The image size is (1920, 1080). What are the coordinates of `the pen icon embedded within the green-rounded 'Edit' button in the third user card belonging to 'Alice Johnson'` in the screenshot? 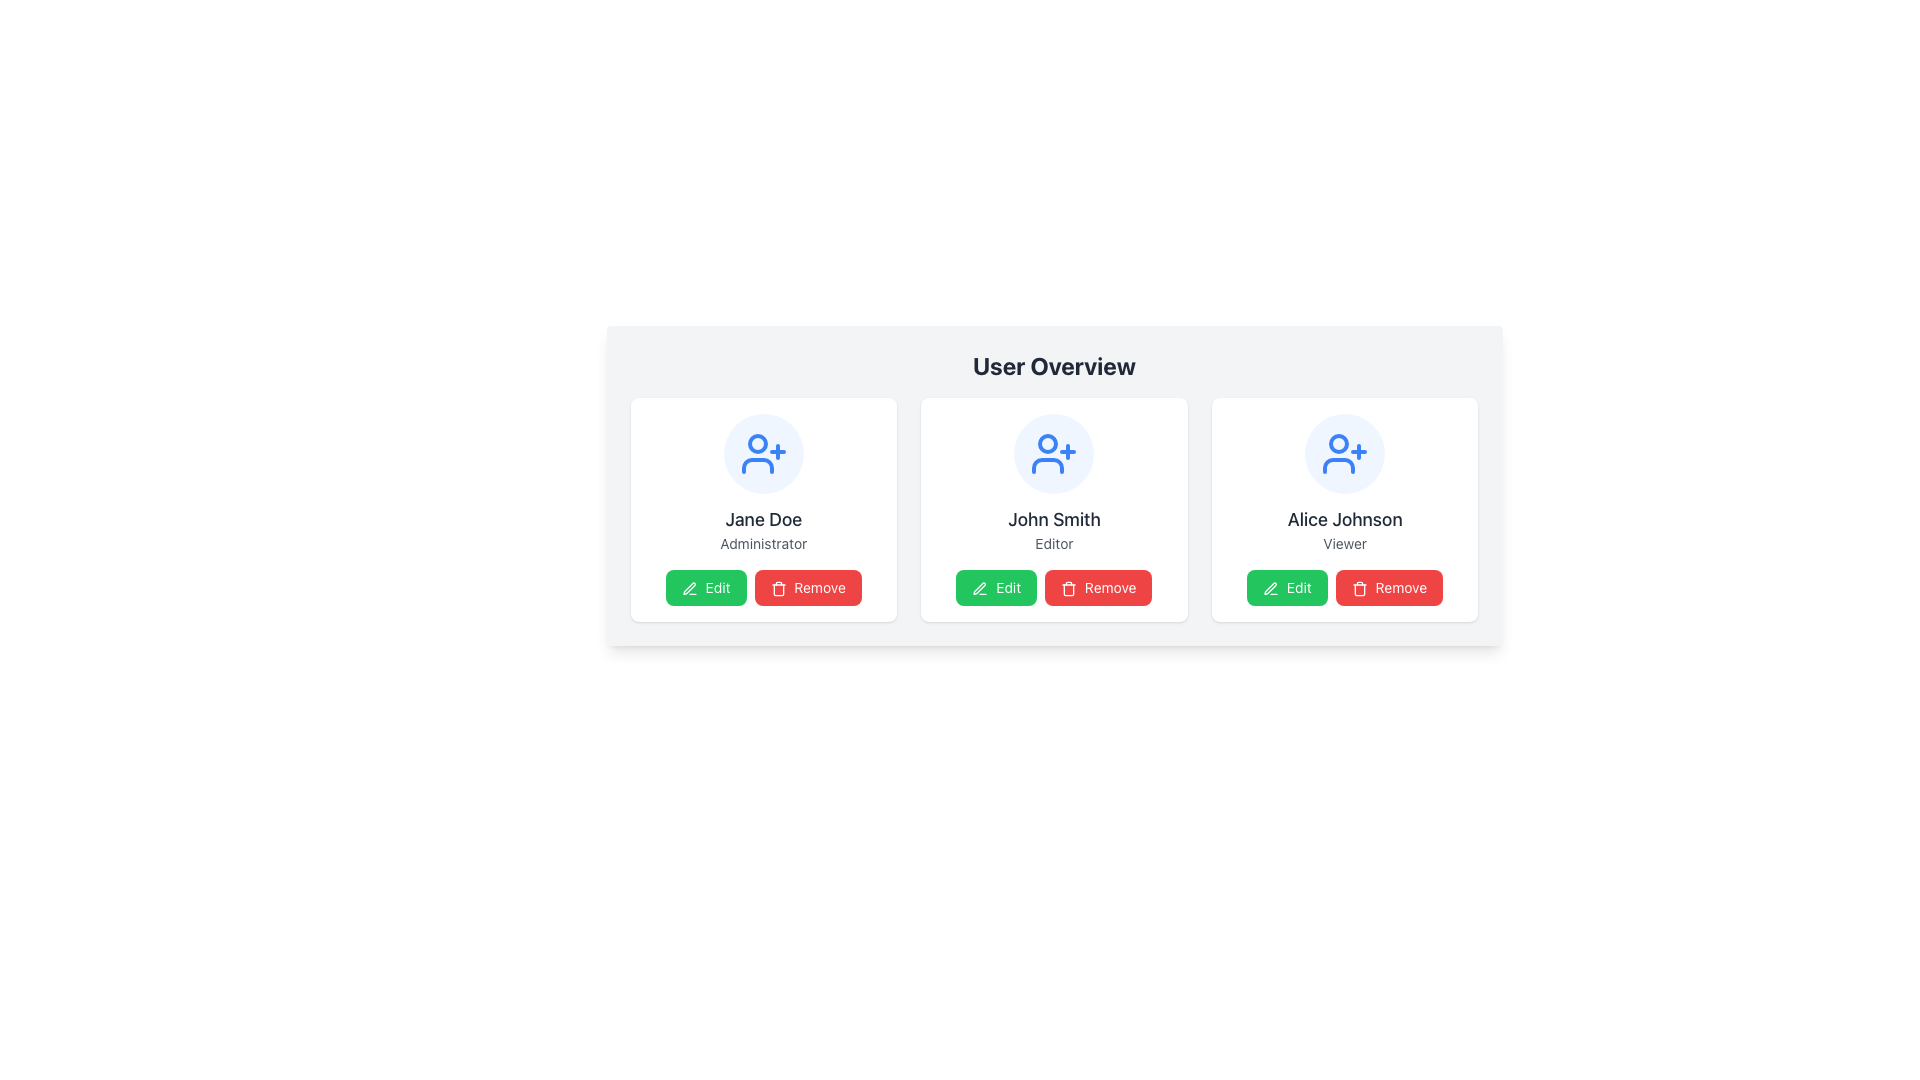 It's located at (1270, 588).